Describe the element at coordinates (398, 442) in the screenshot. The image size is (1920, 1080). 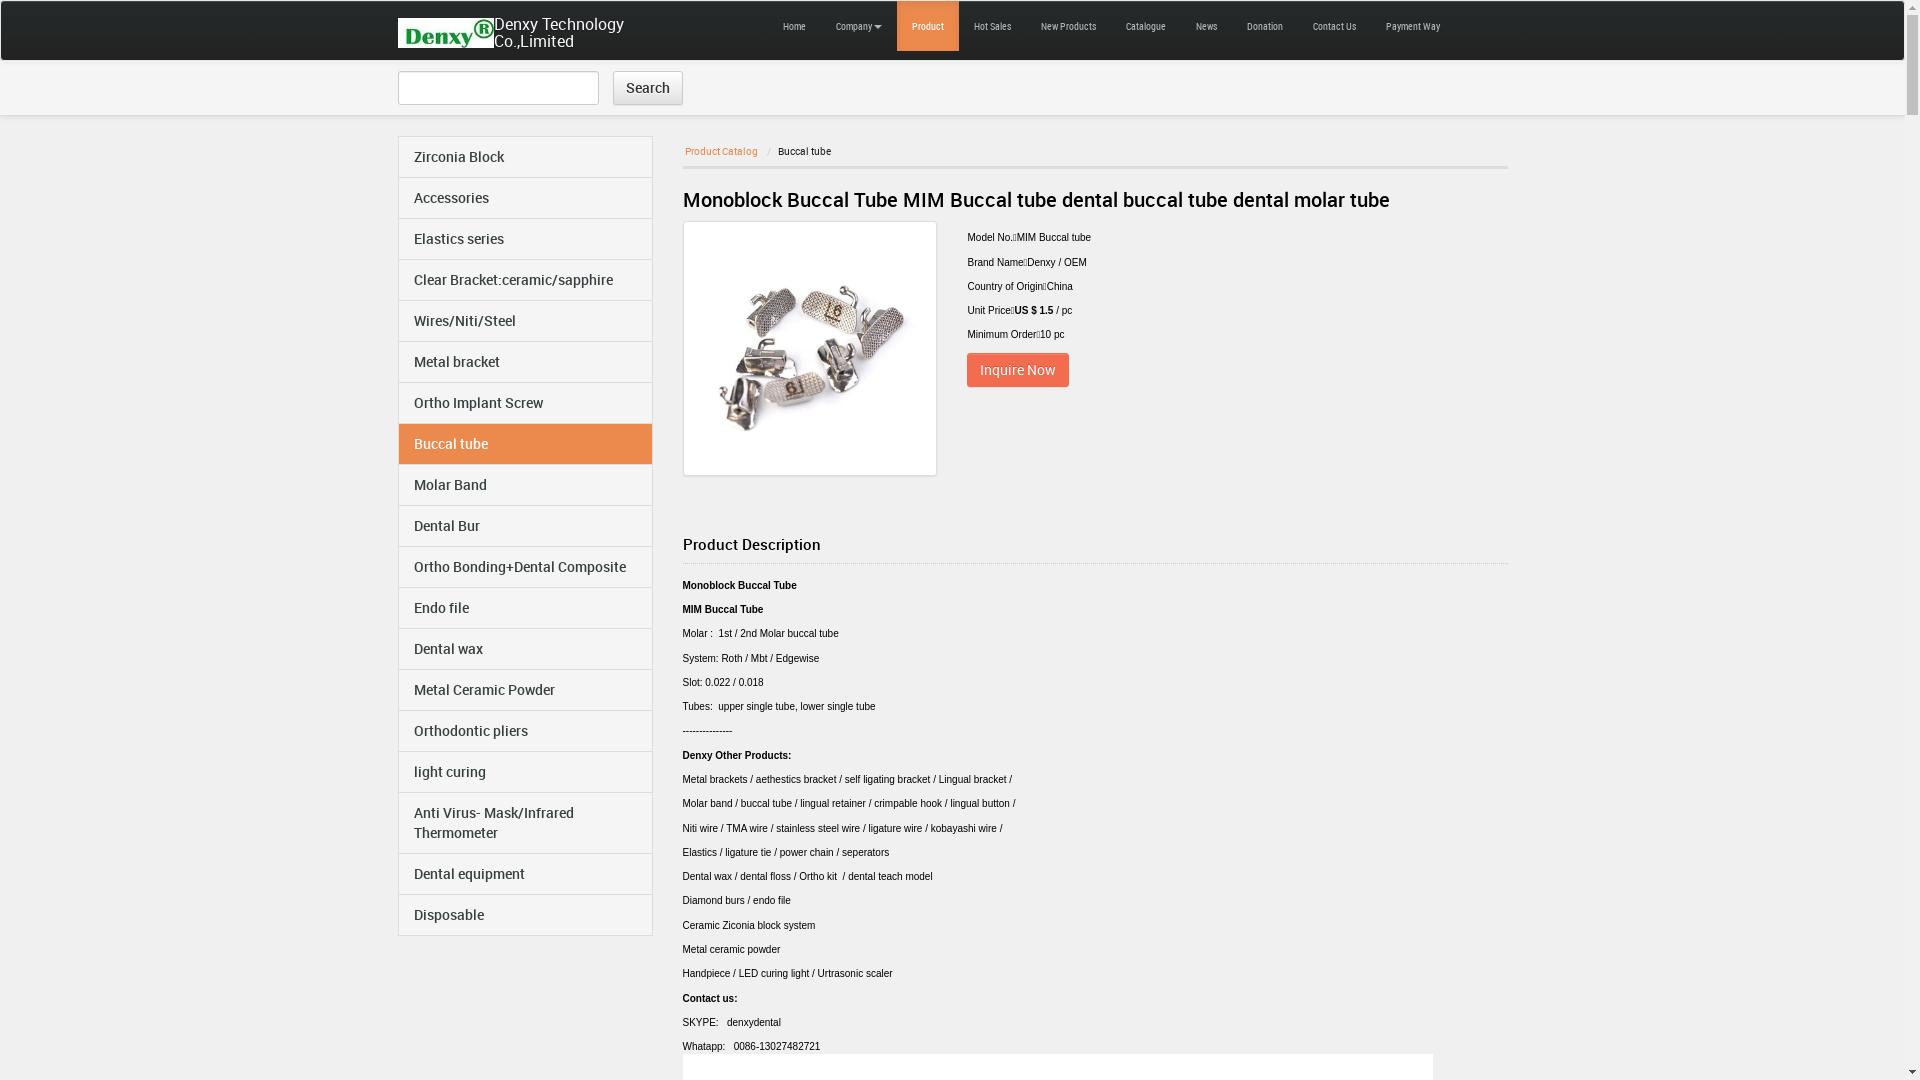
I see `'Buccal tube'` at that location.